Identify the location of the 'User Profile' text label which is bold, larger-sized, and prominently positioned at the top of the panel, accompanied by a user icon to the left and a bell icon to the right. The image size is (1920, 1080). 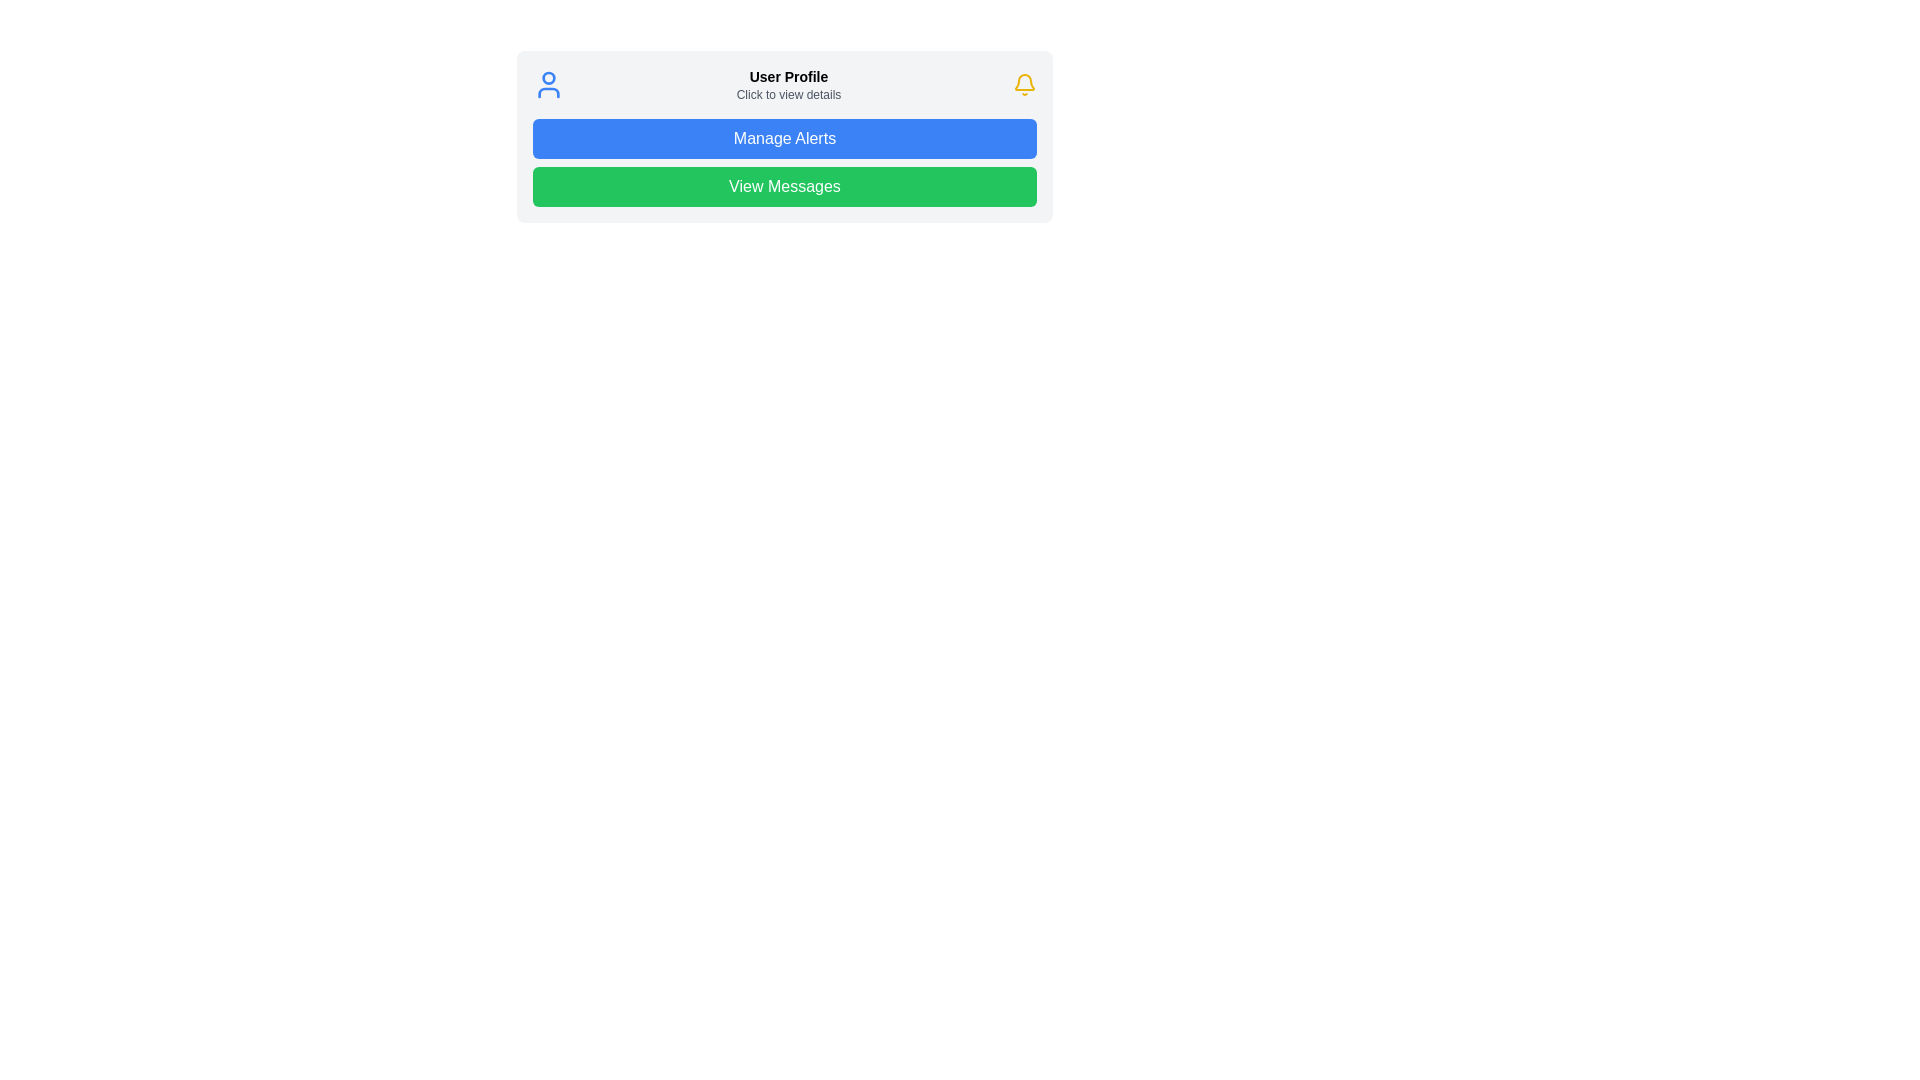
(787, 76).